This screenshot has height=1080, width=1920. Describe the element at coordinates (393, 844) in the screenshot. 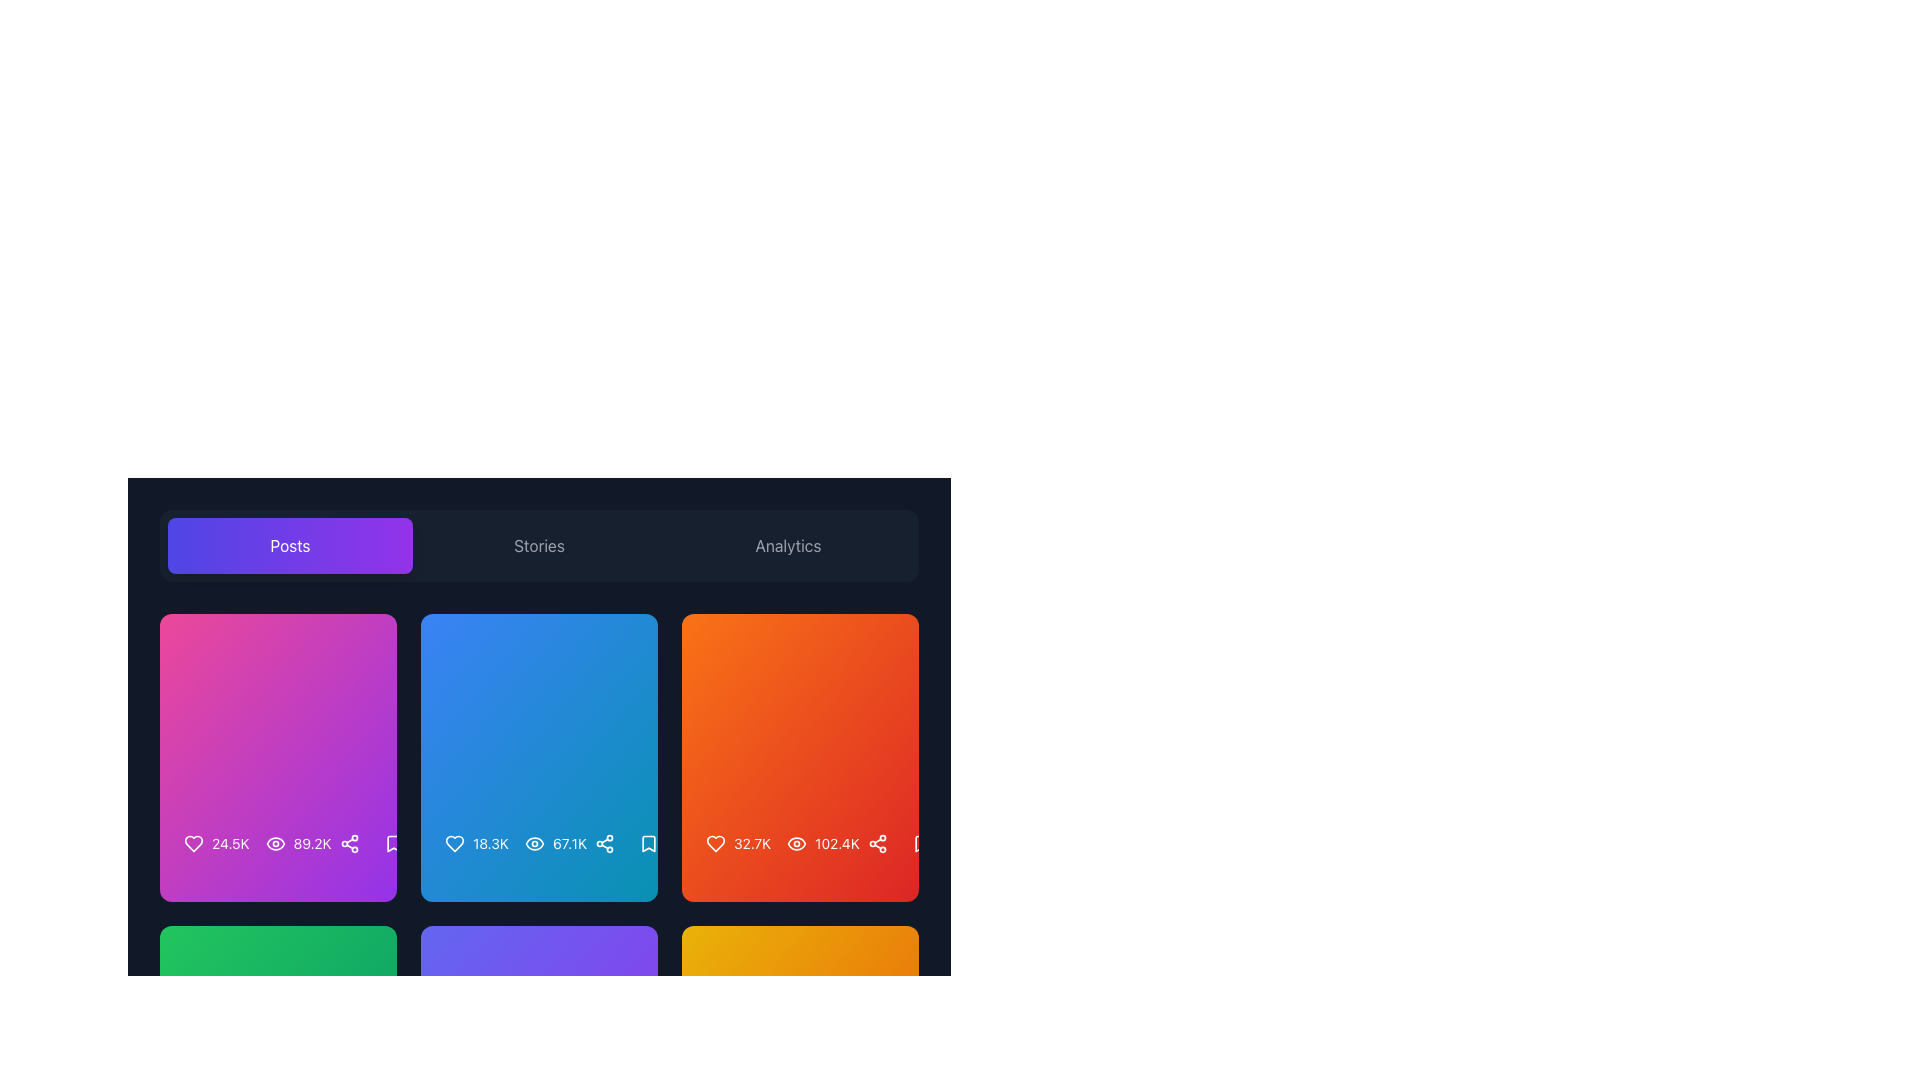

I see `the bookmark icon, which is an outlined vertical rectangle with a triangular notch at the bottom, located in the bottom-right corner of a purple gradient card in the top-left section of a grid layout` at that location.